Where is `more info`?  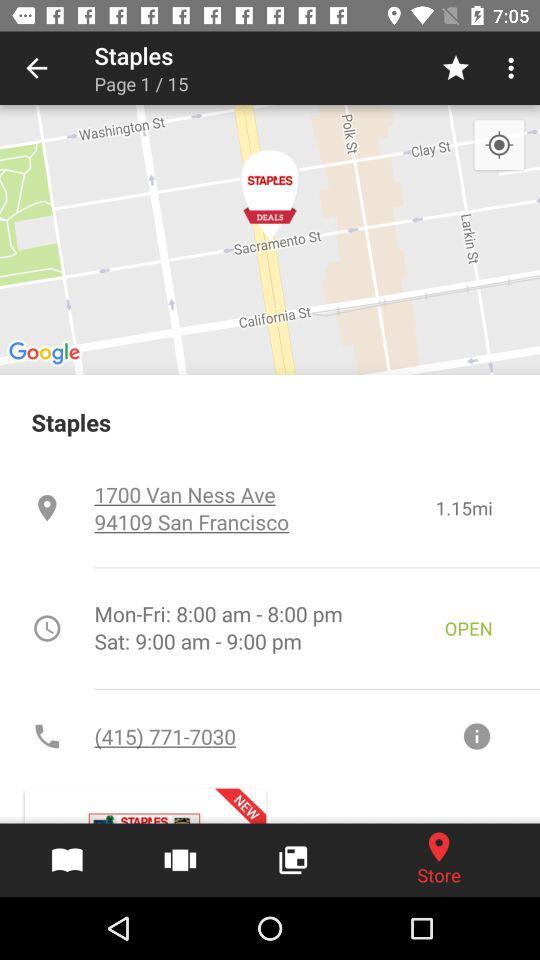
more info is located at coordinates (475, 735).